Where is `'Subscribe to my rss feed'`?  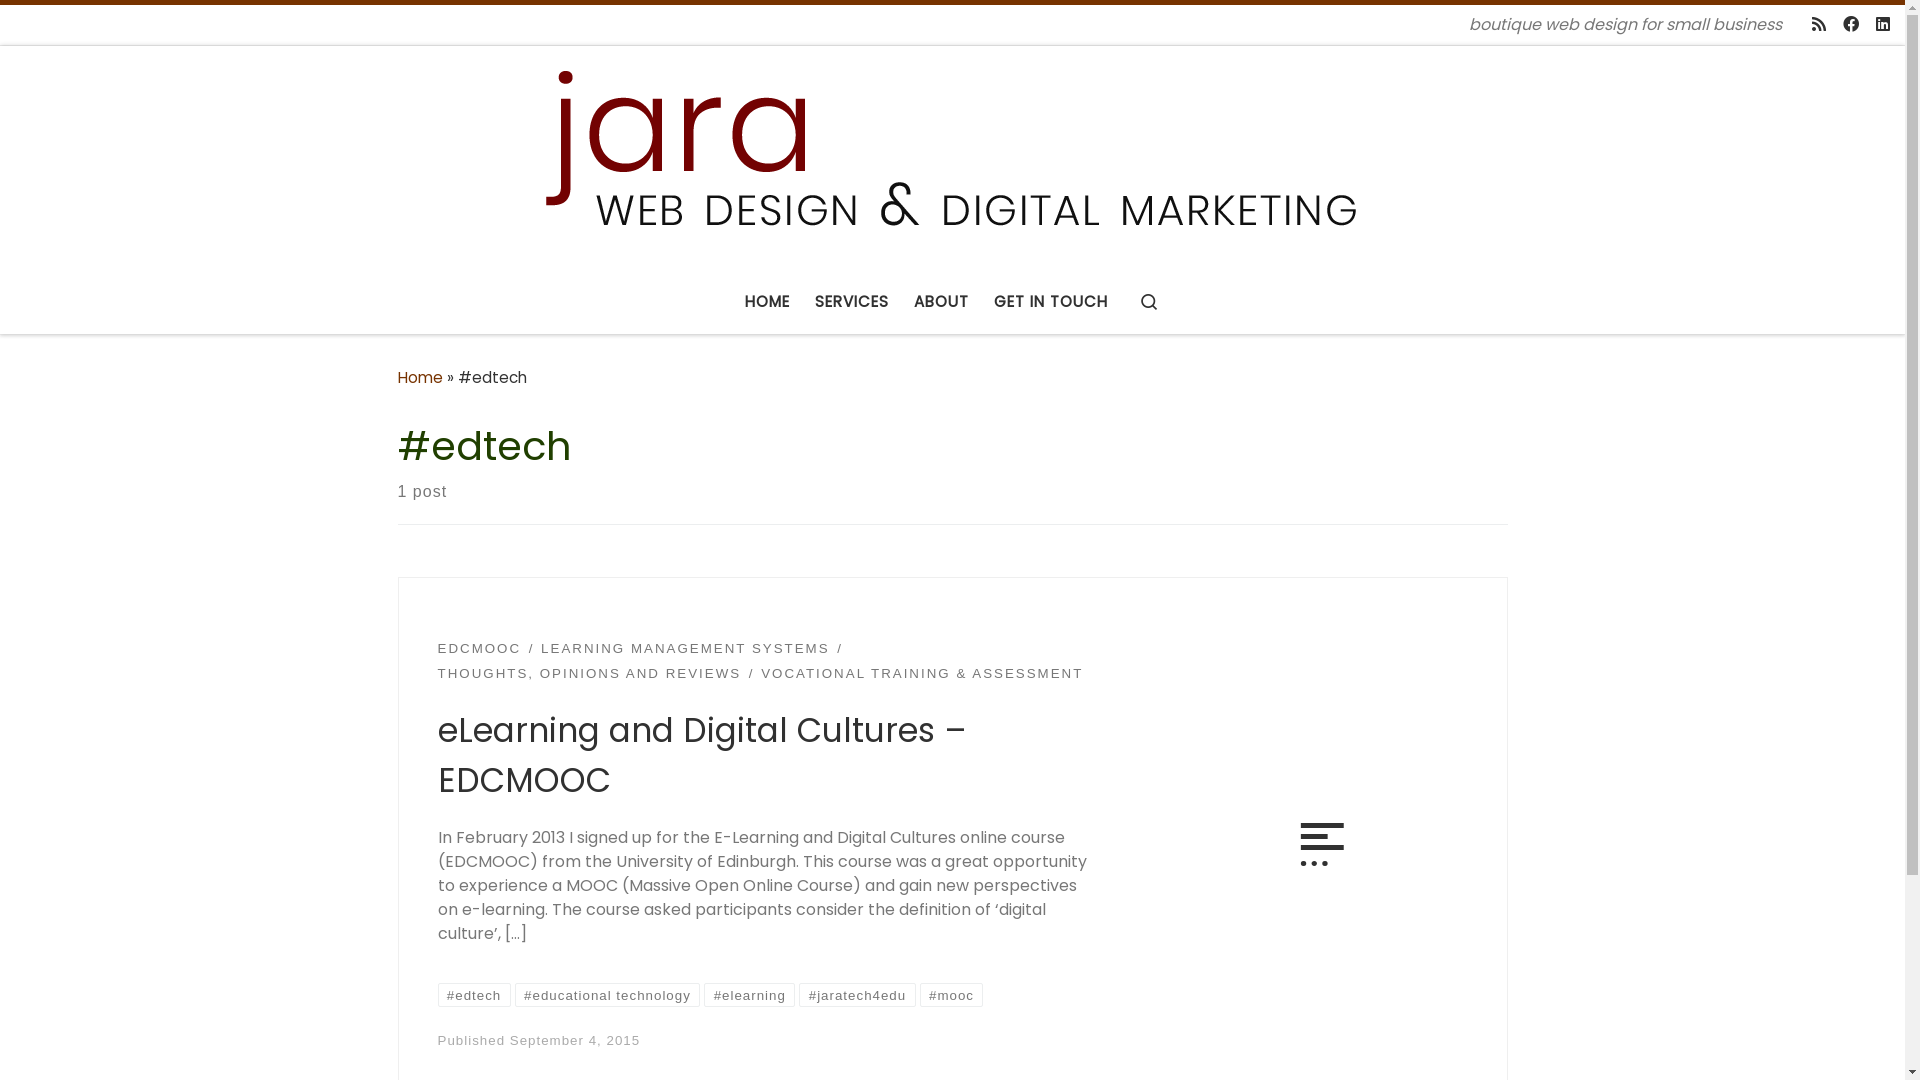
'Subscribe to my rss feed' is located at coordinates (1811, 25).